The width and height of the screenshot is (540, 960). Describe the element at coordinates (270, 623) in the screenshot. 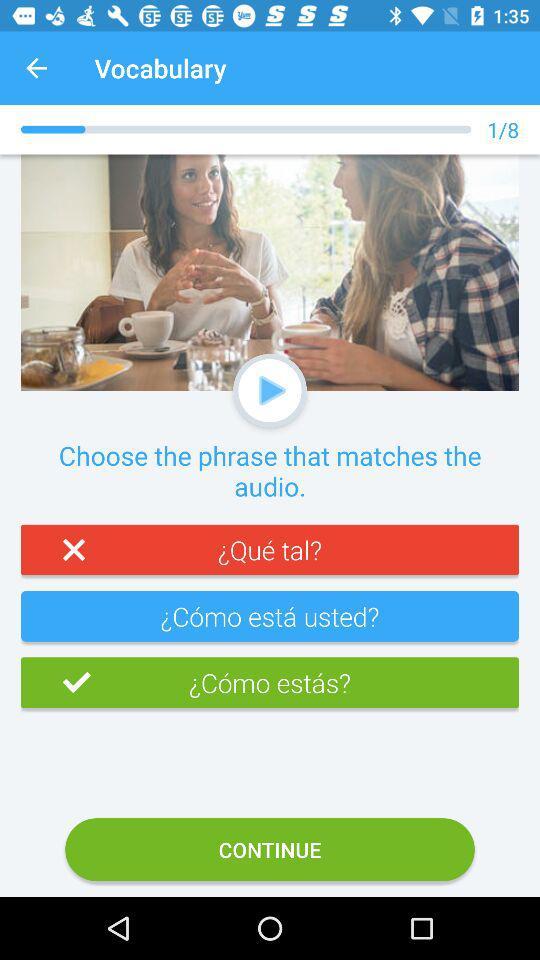

I see `the 2nd button above the continue button on the web page` at that location.